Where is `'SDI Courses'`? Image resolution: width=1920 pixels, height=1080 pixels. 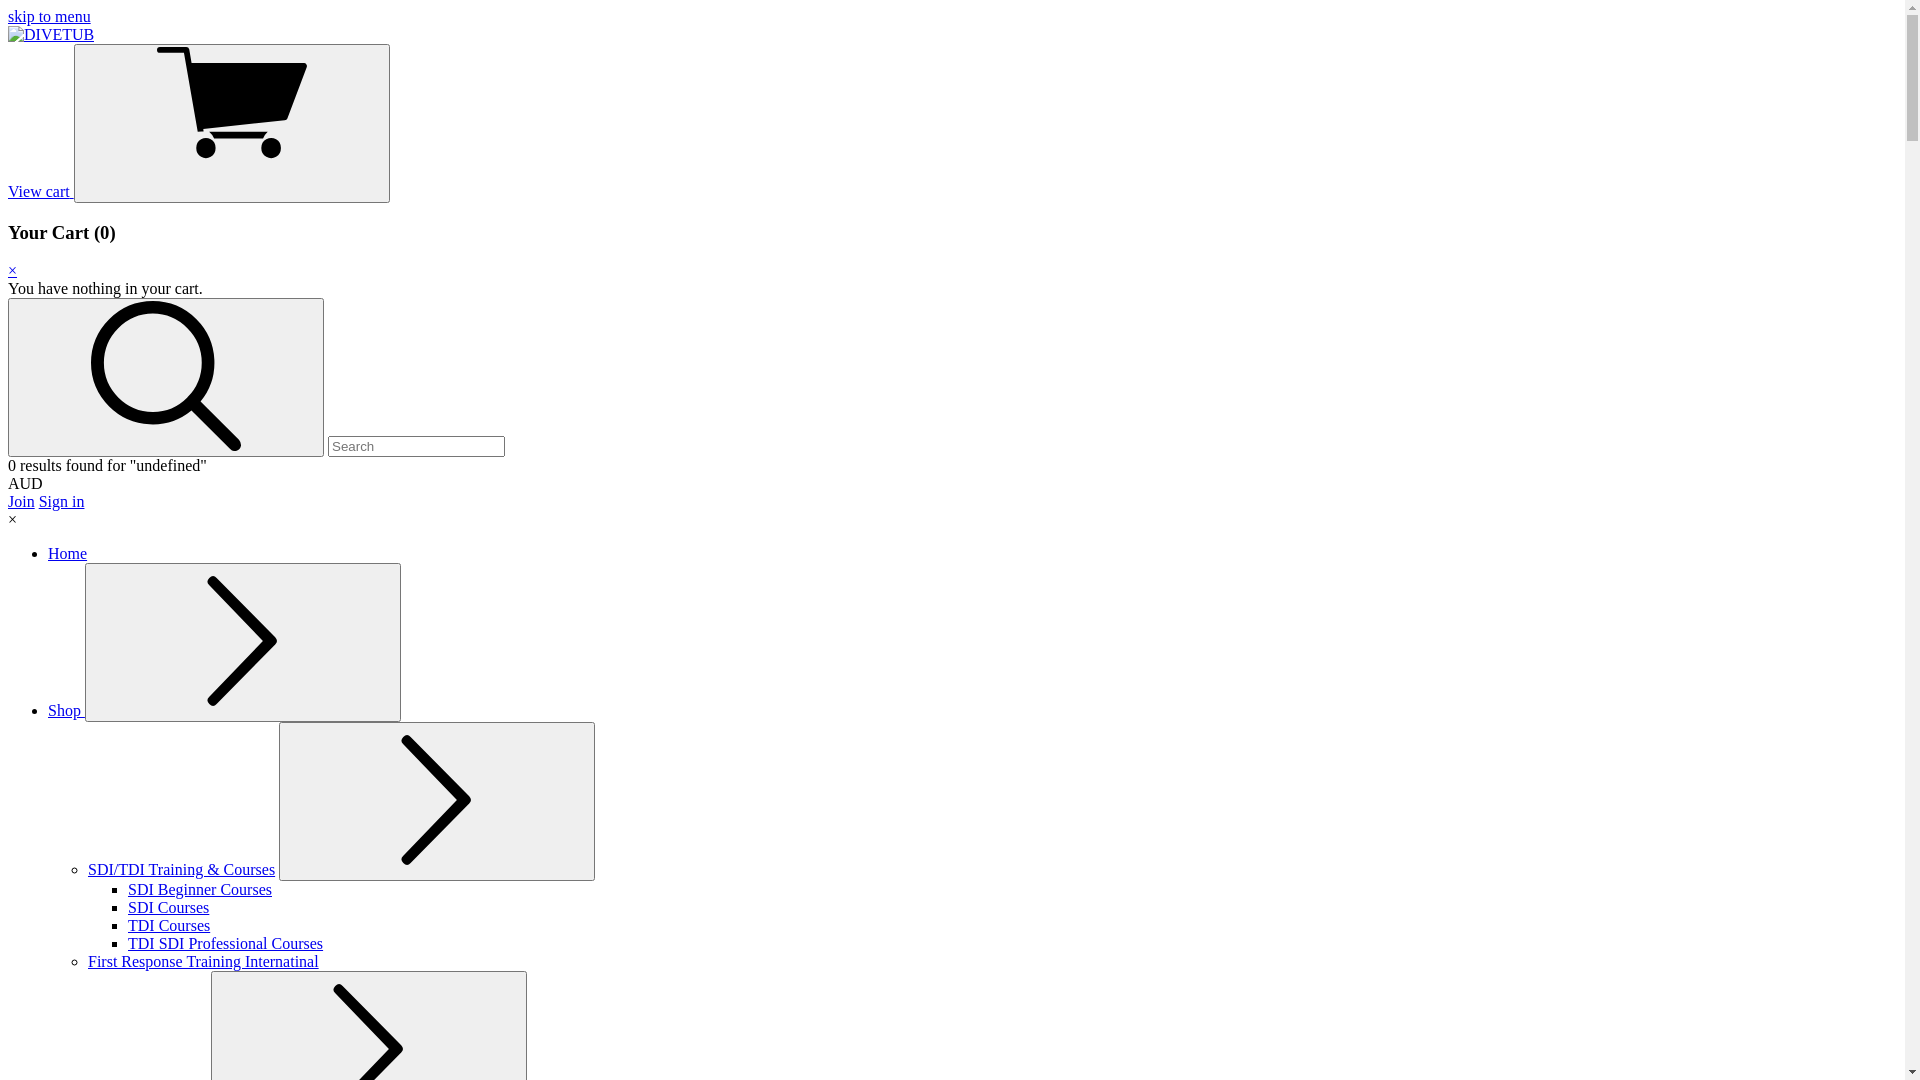
'SDI Courses' is located at coordinates (168, 907).